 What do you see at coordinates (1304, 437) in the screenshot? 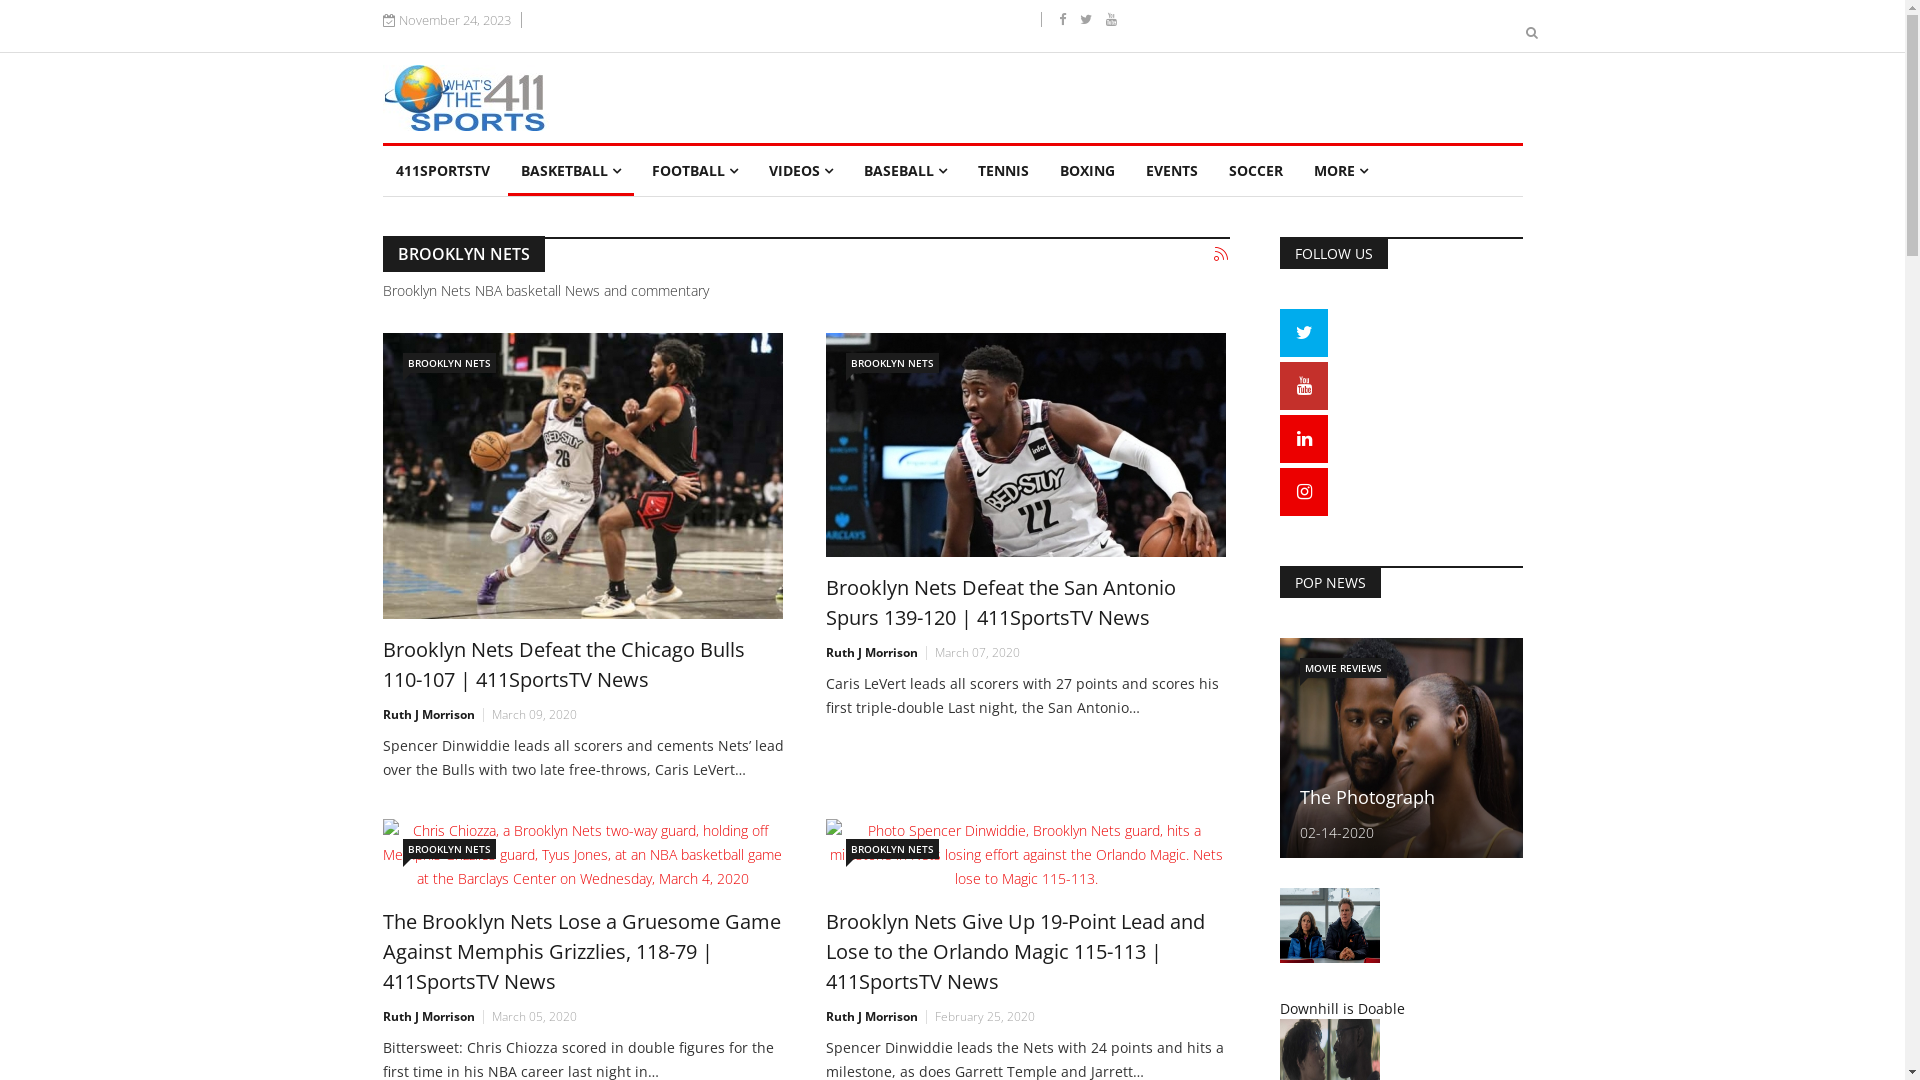
I see `'Linkedin'` at bounding box center [1304, 437].